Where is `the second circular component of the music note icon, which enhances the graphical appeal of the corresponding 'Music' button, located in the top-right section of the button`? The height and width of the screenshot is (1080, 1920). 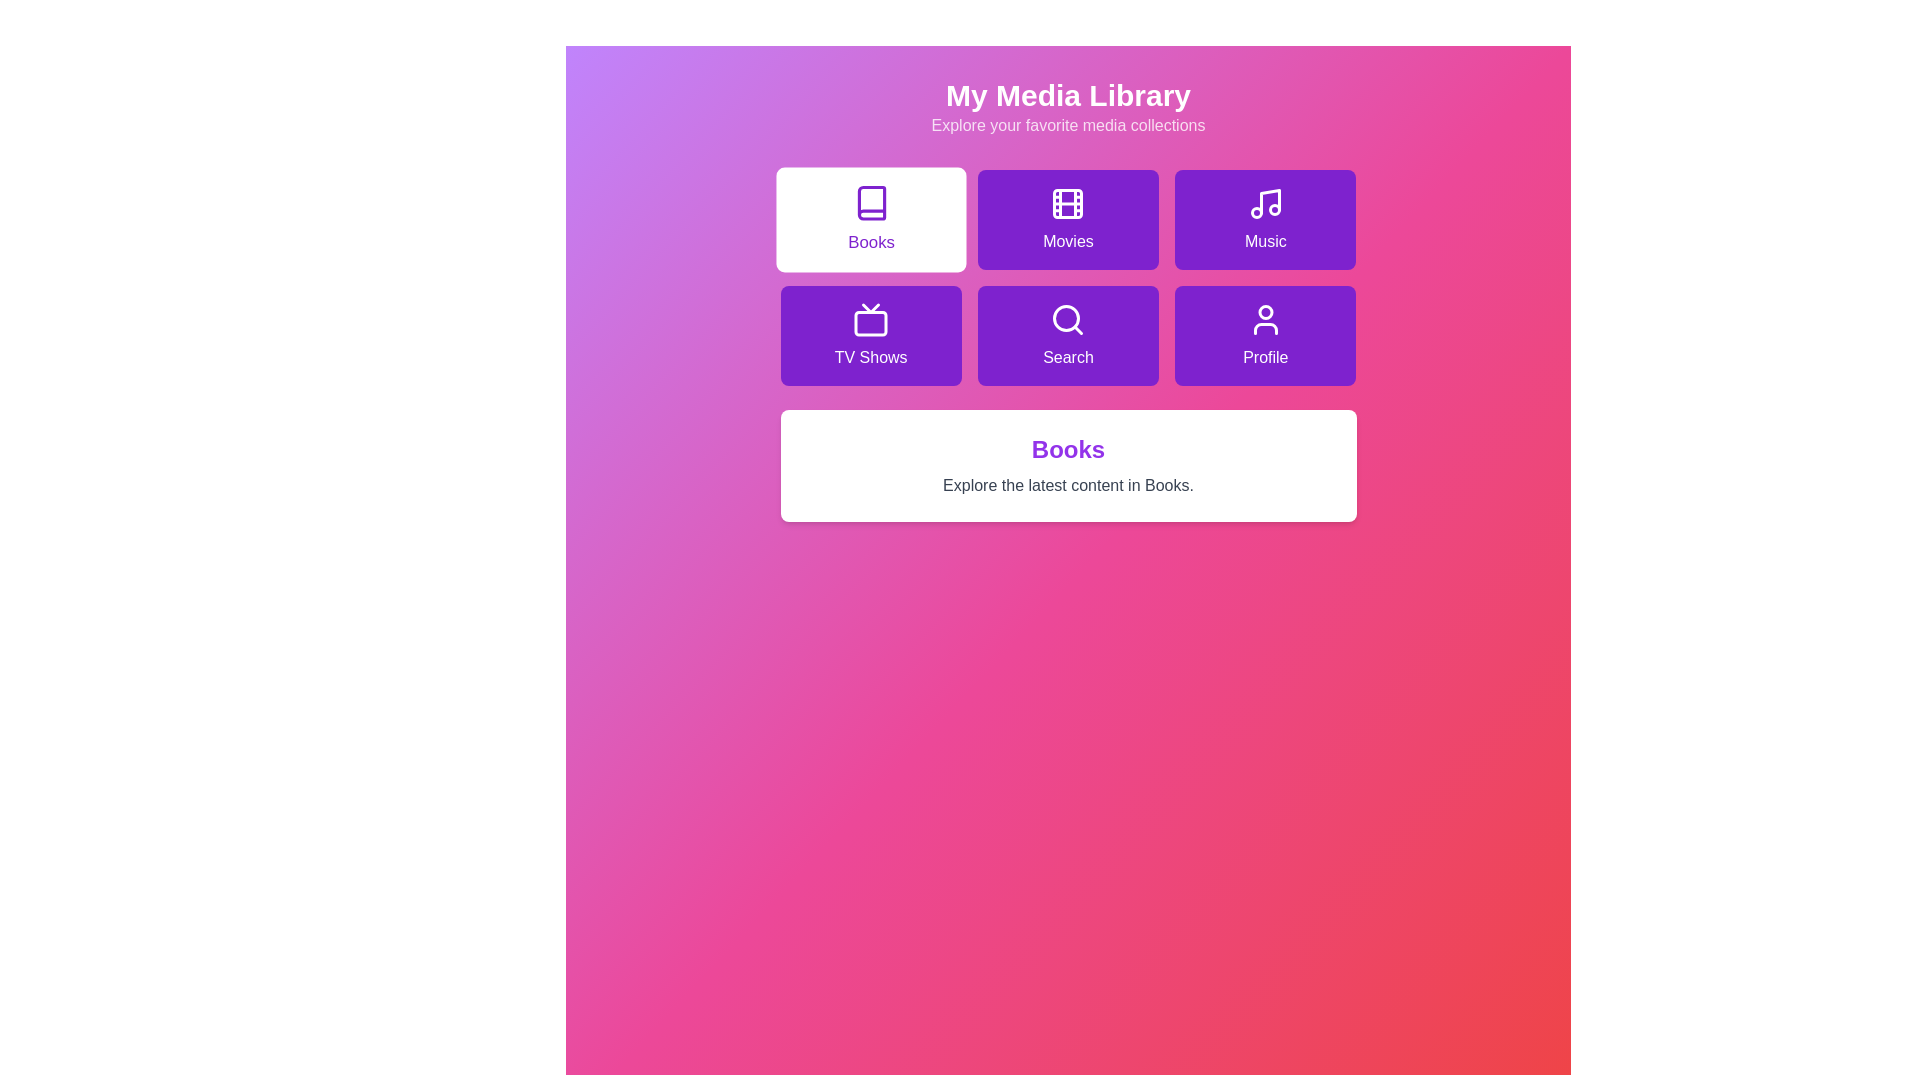 the second circular component of the music note icon, which enhances the graphical appeal of the corresponding 'Music' button, located in the top-right section of the button is located at coordinates (1273, 209).